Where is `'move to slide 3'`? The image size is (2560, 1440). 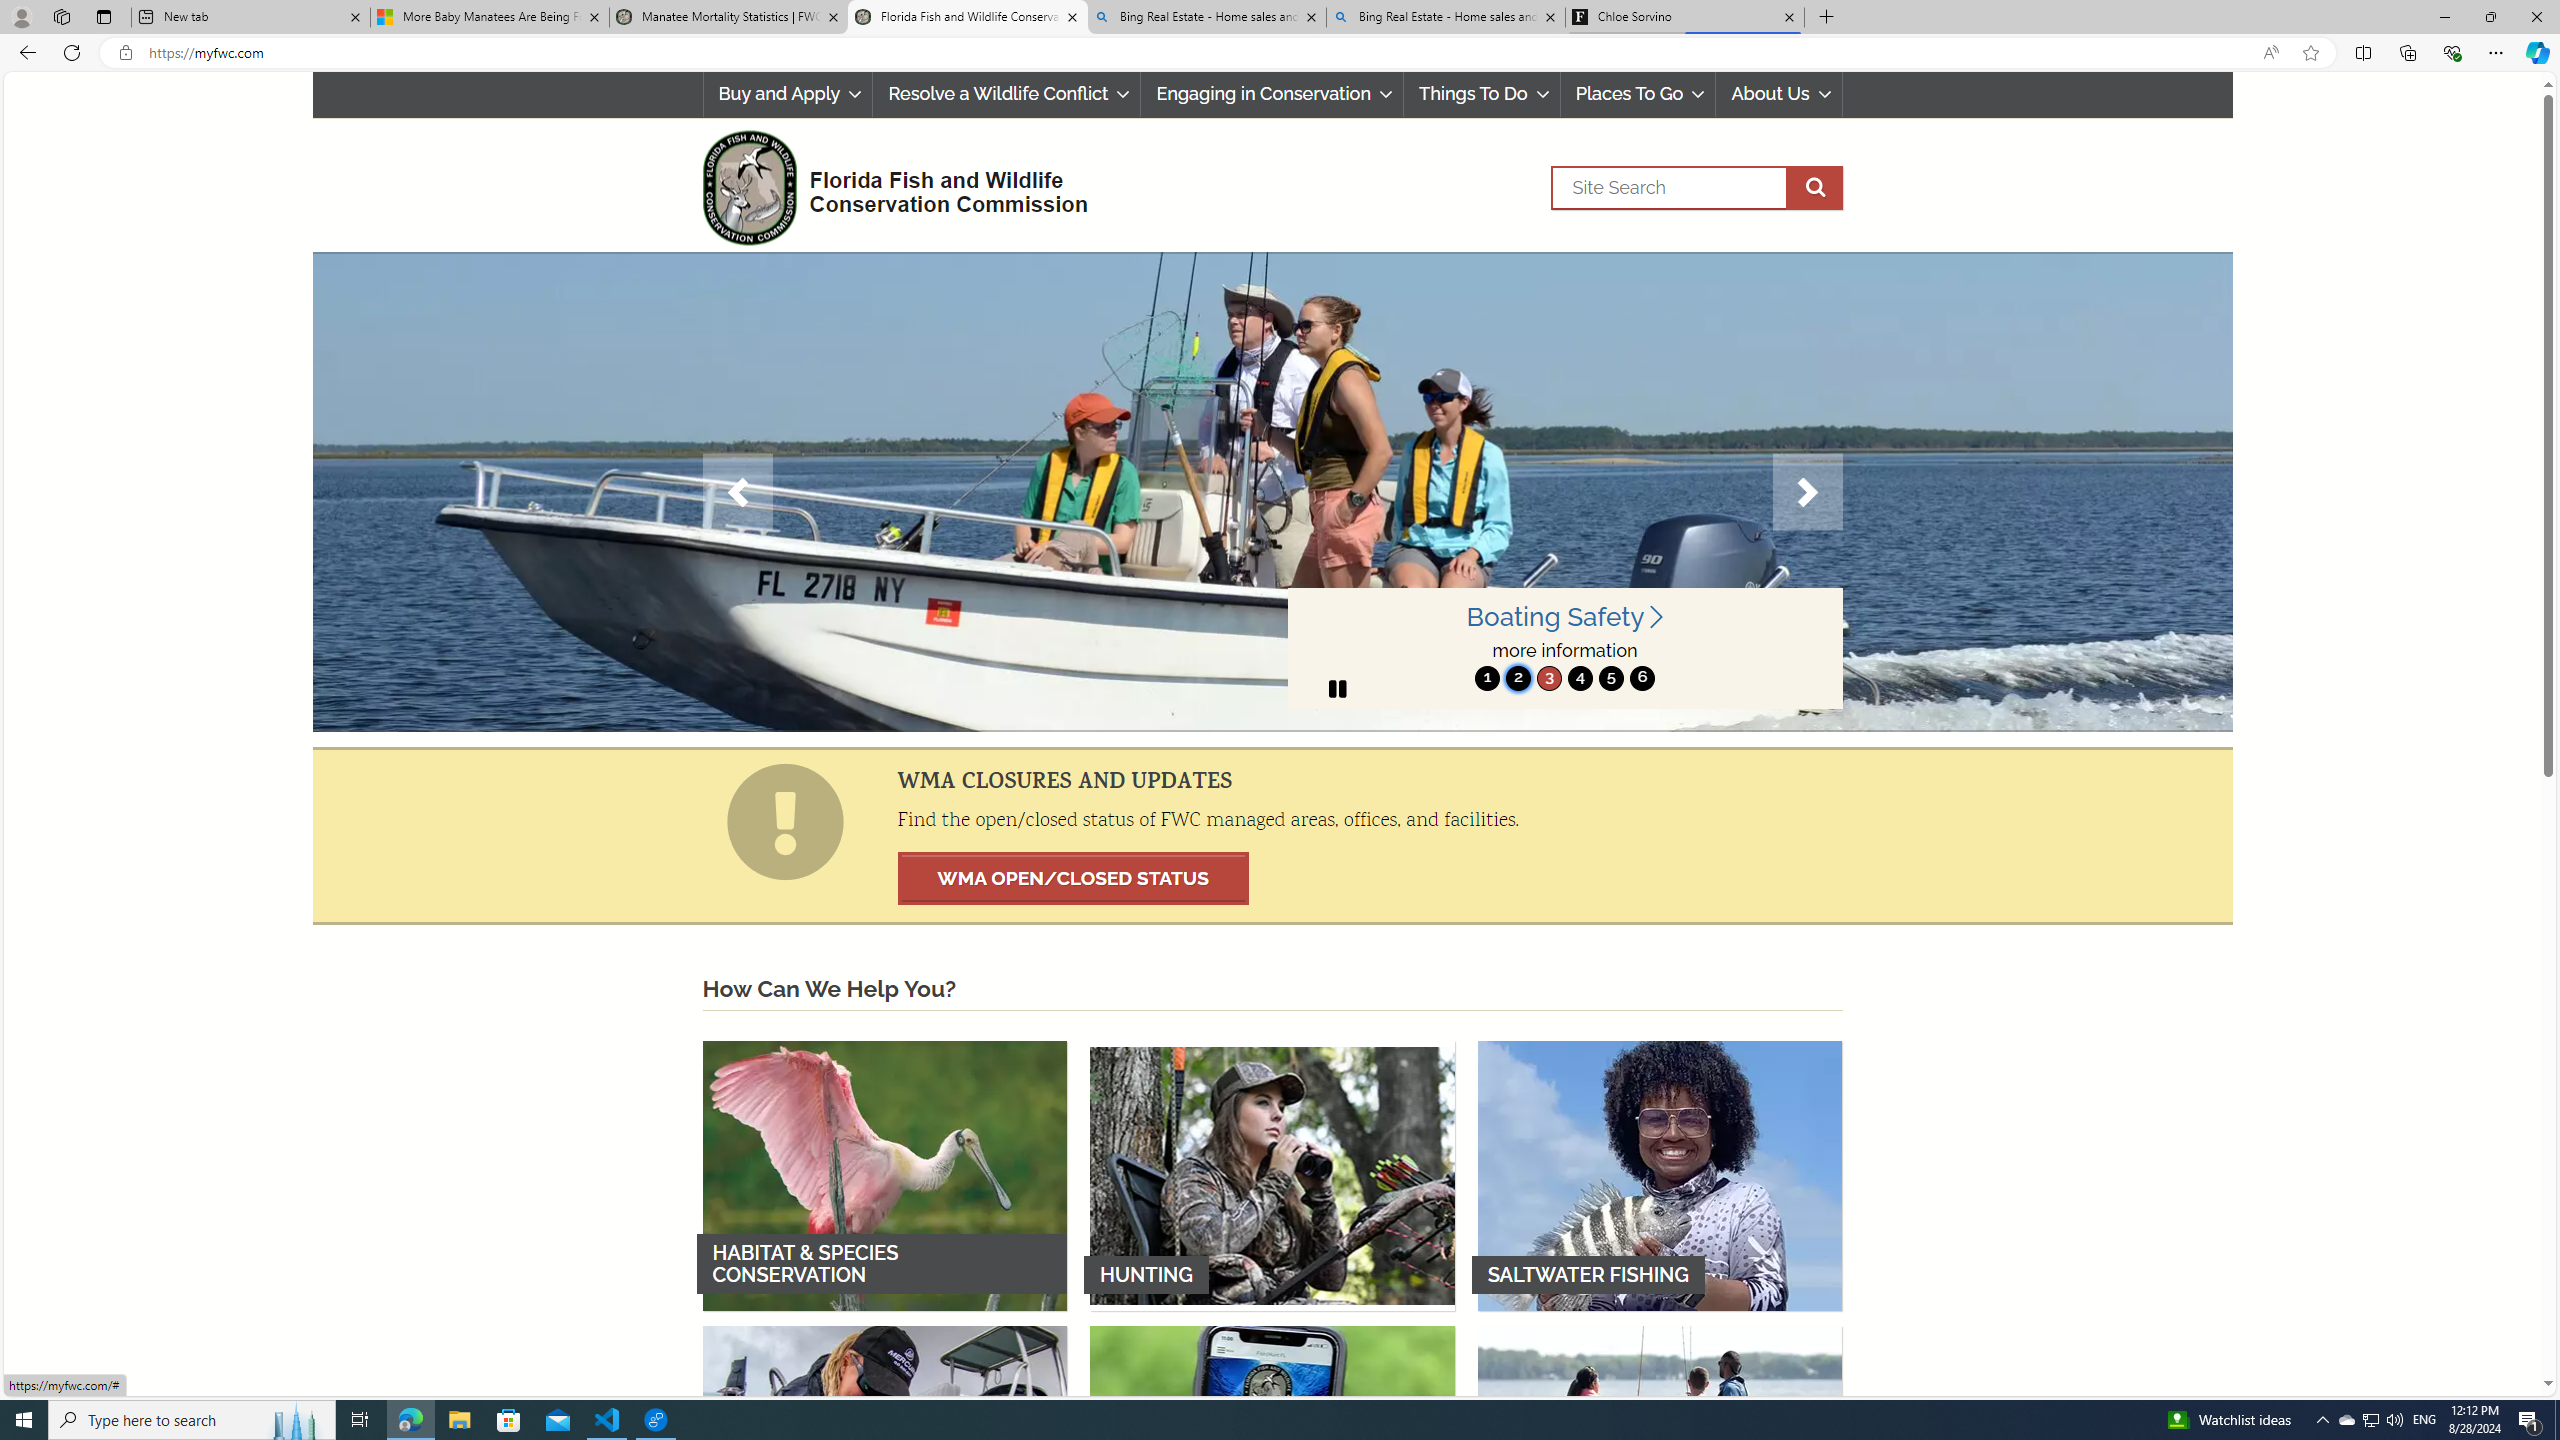 'move to slide 3' is located at coordinates (1548, 677).